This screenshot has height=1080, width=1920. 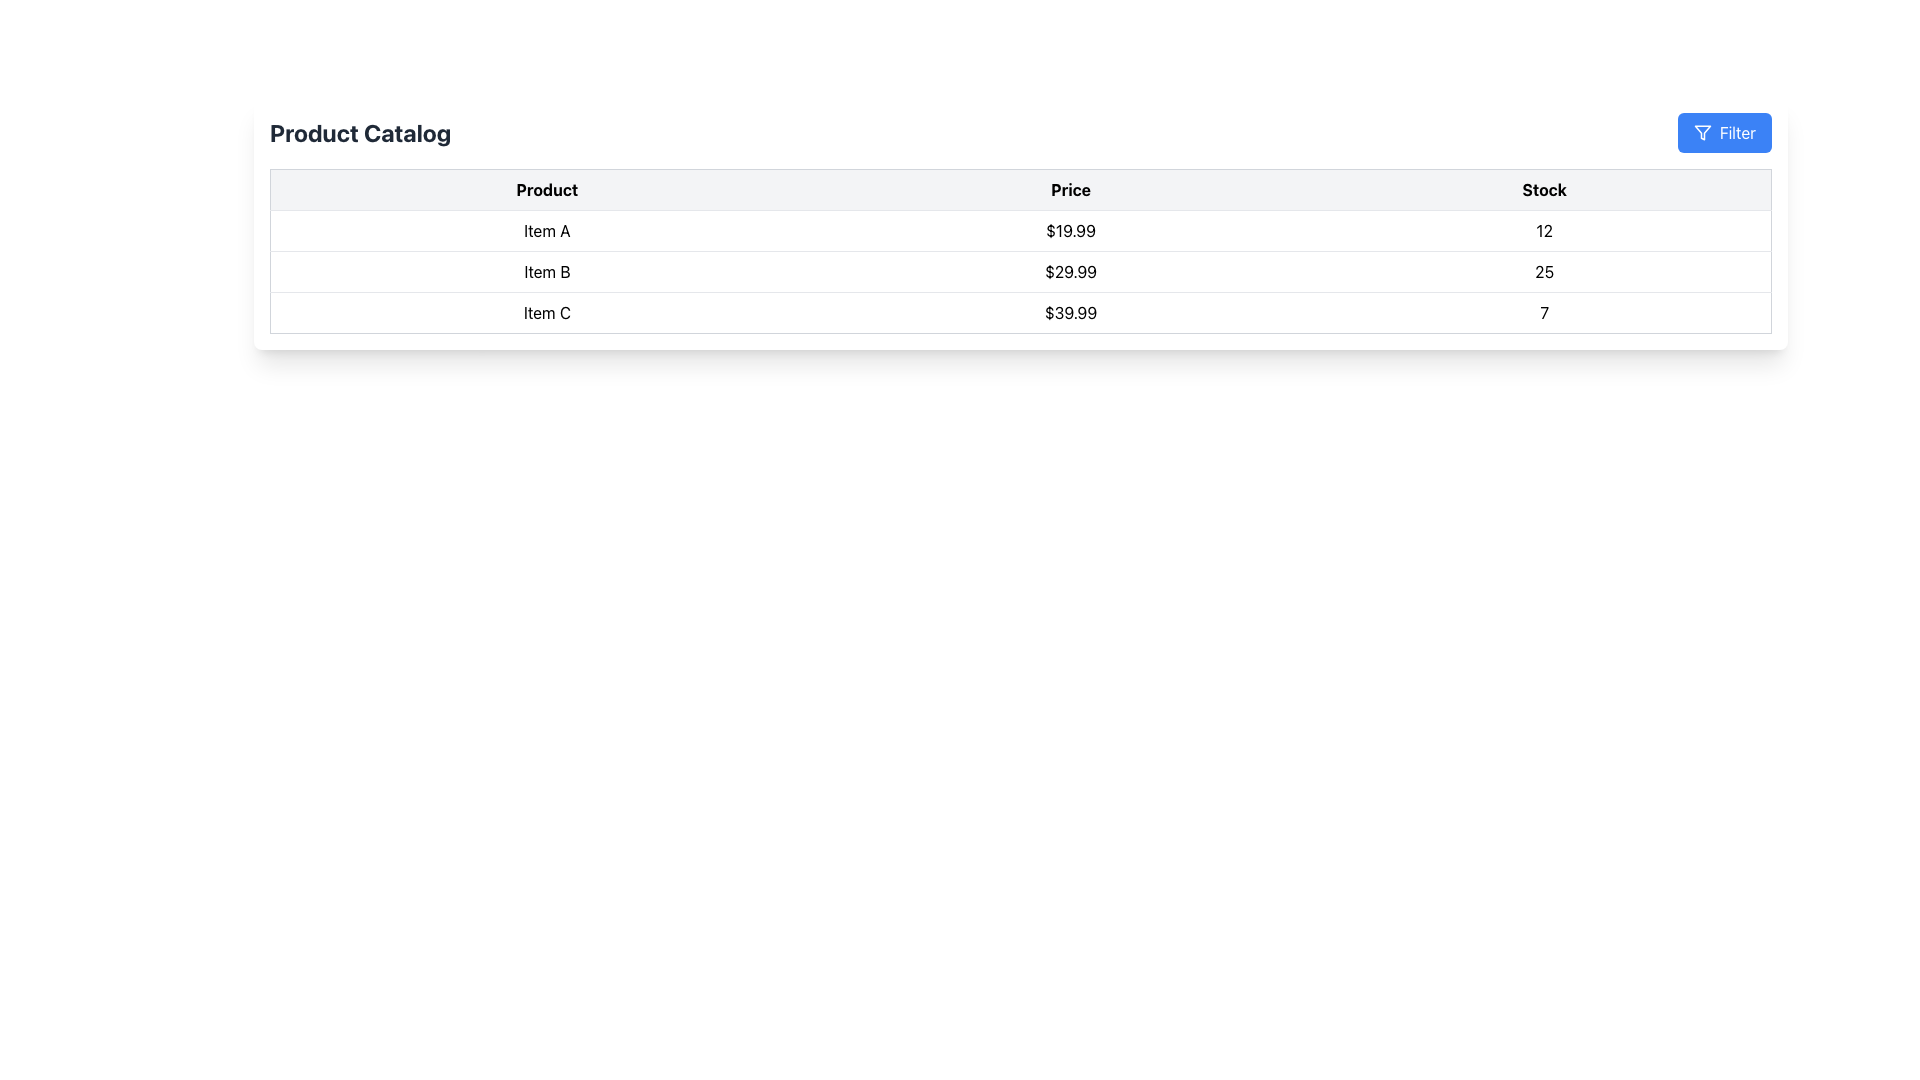 I want to click on the first row of the product table that displays 'Item A', '$19.99', and '12' available stock, so click(x=1021, y=230).